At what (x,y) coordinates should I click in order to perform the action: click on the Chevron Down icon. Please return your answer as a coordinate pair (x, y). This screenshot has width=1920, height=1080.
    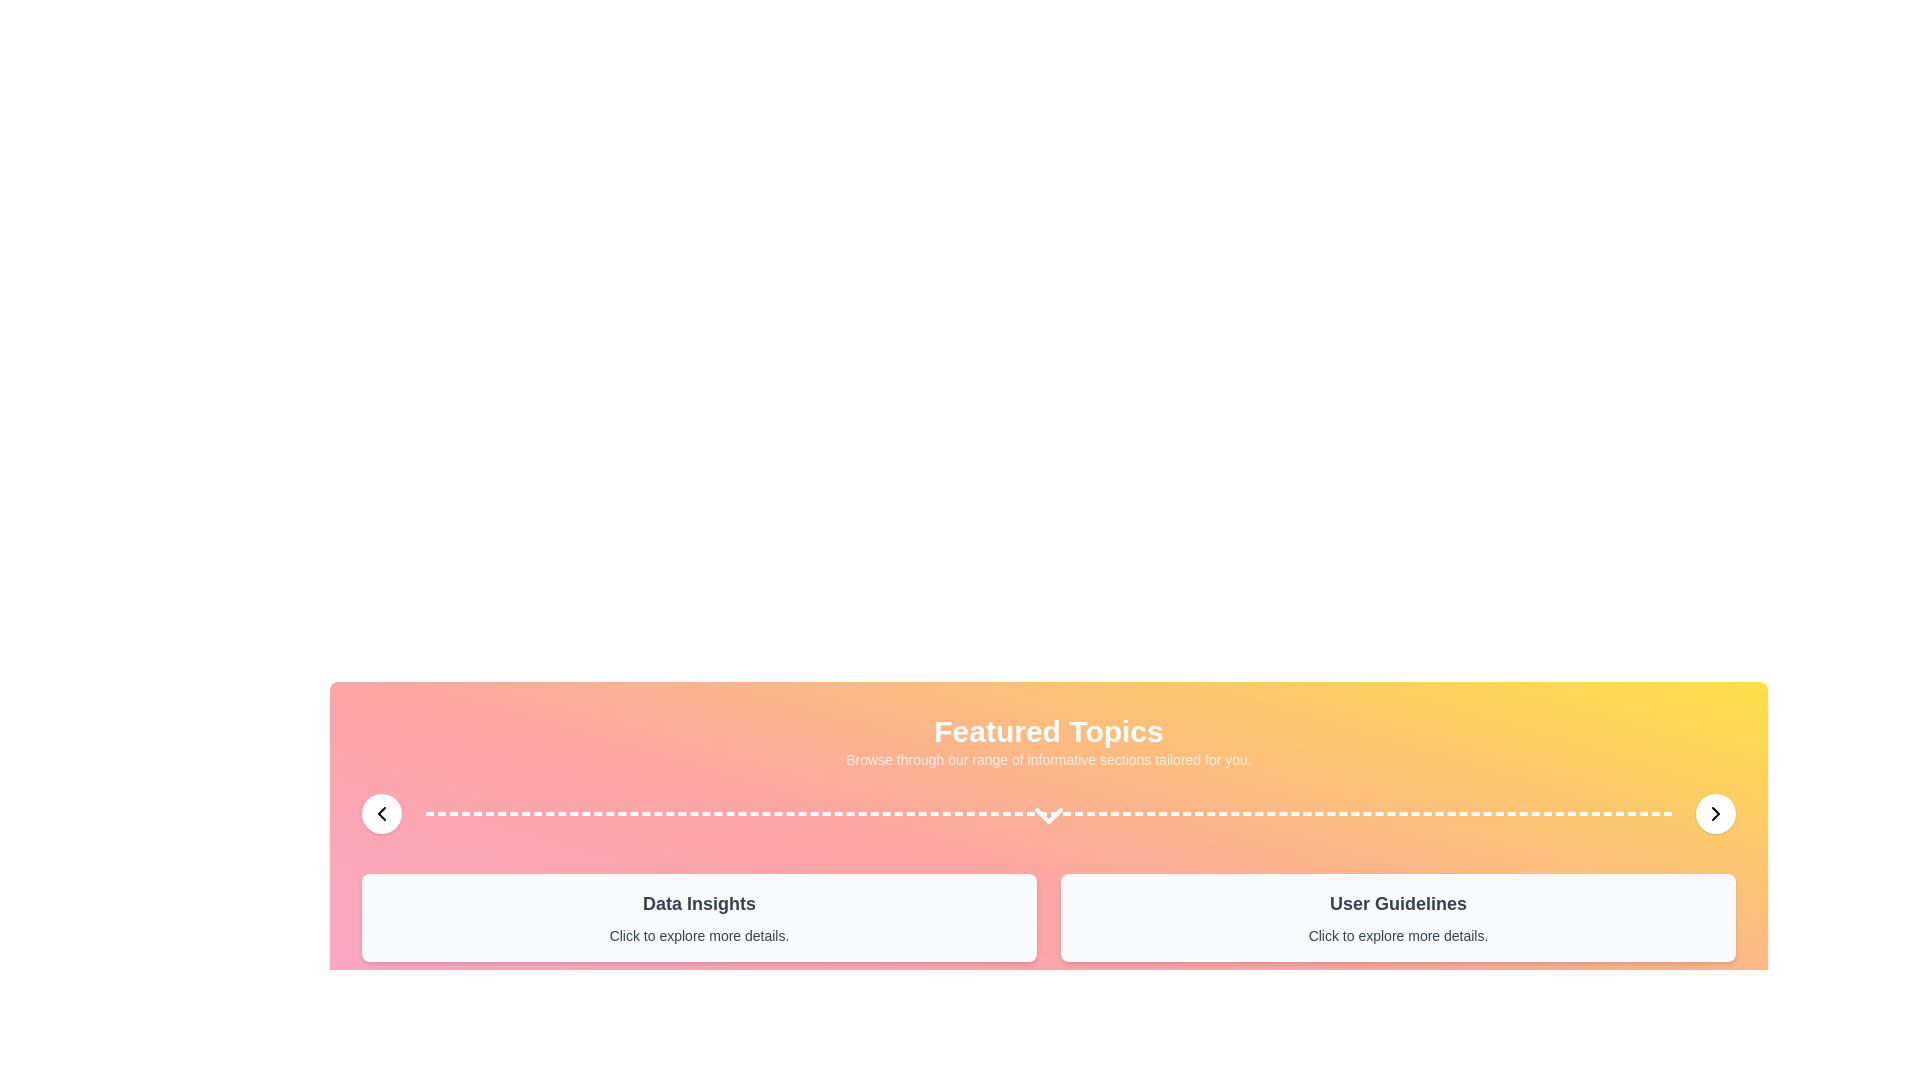
    Looking at the image, I should click on (1048, 816).